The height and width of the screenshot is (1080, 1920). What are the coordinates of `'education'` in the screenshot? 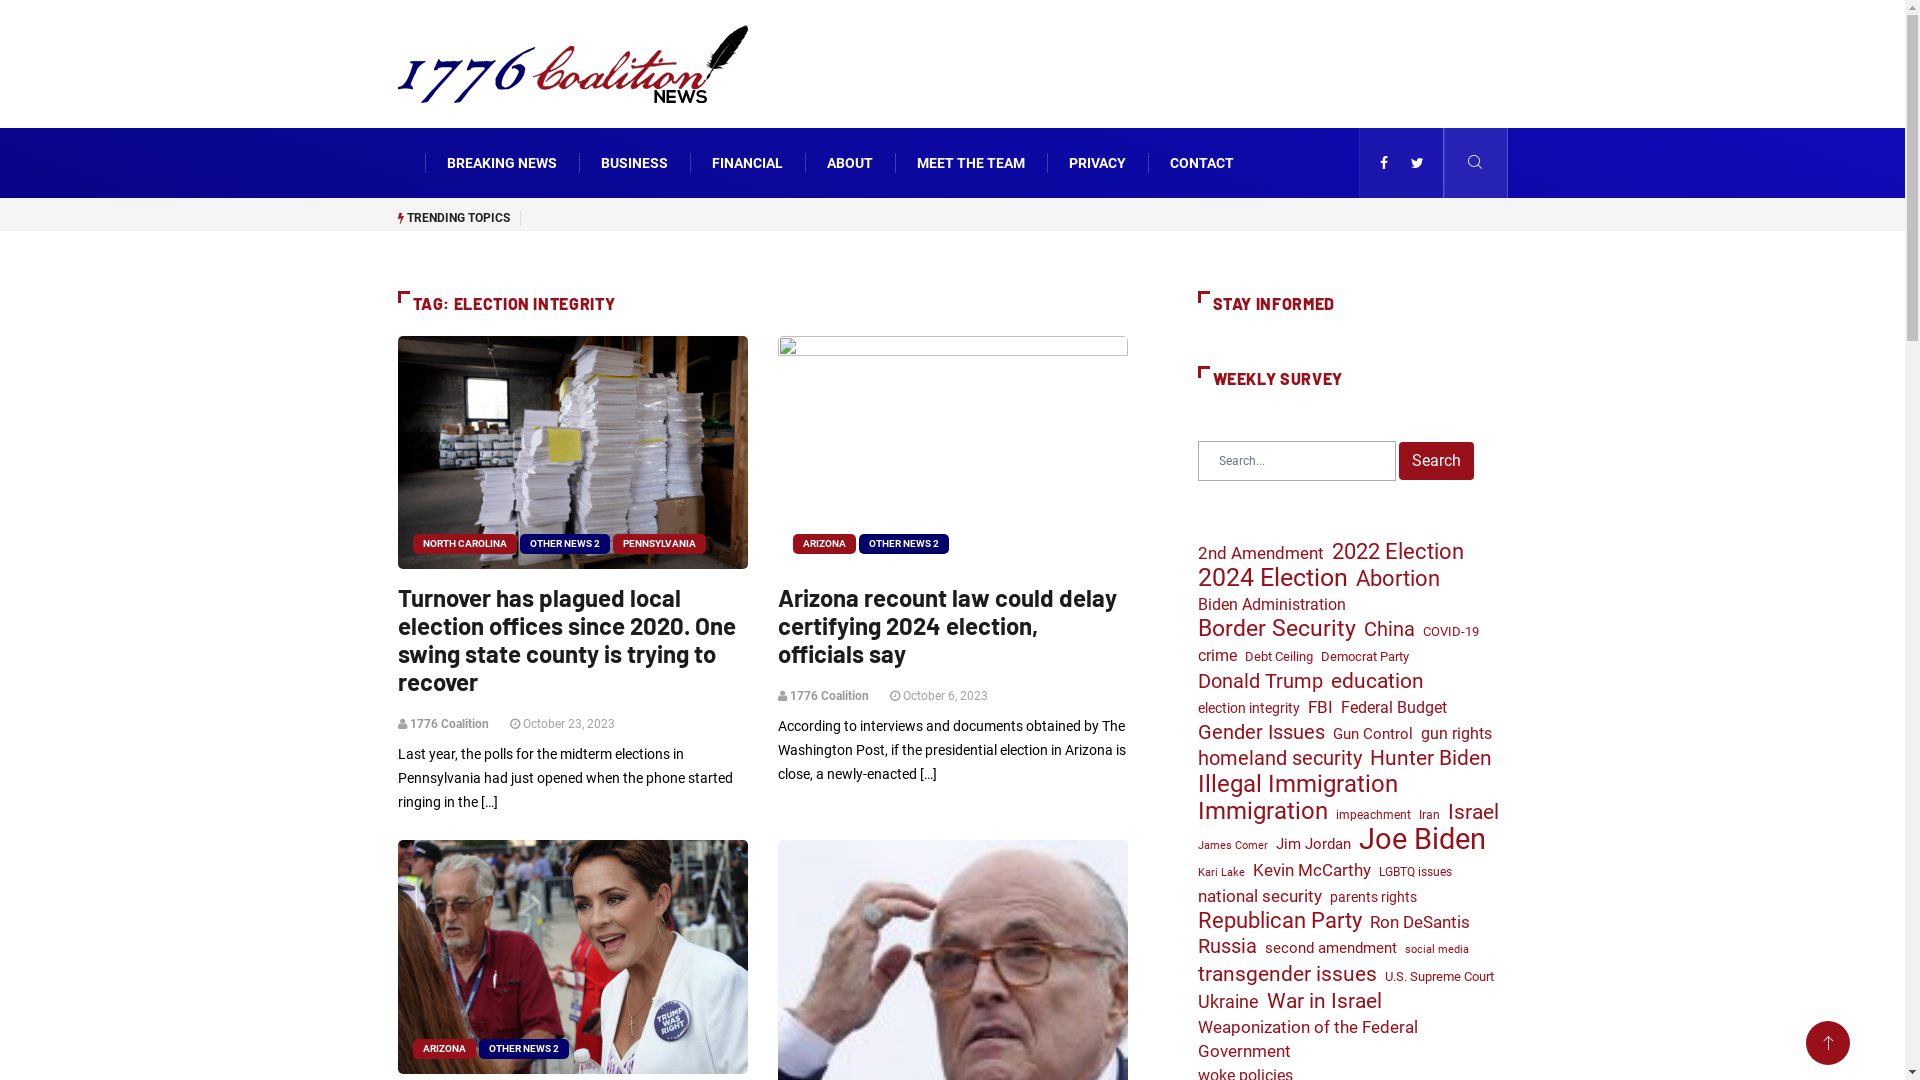 It's located at (1375, 680).